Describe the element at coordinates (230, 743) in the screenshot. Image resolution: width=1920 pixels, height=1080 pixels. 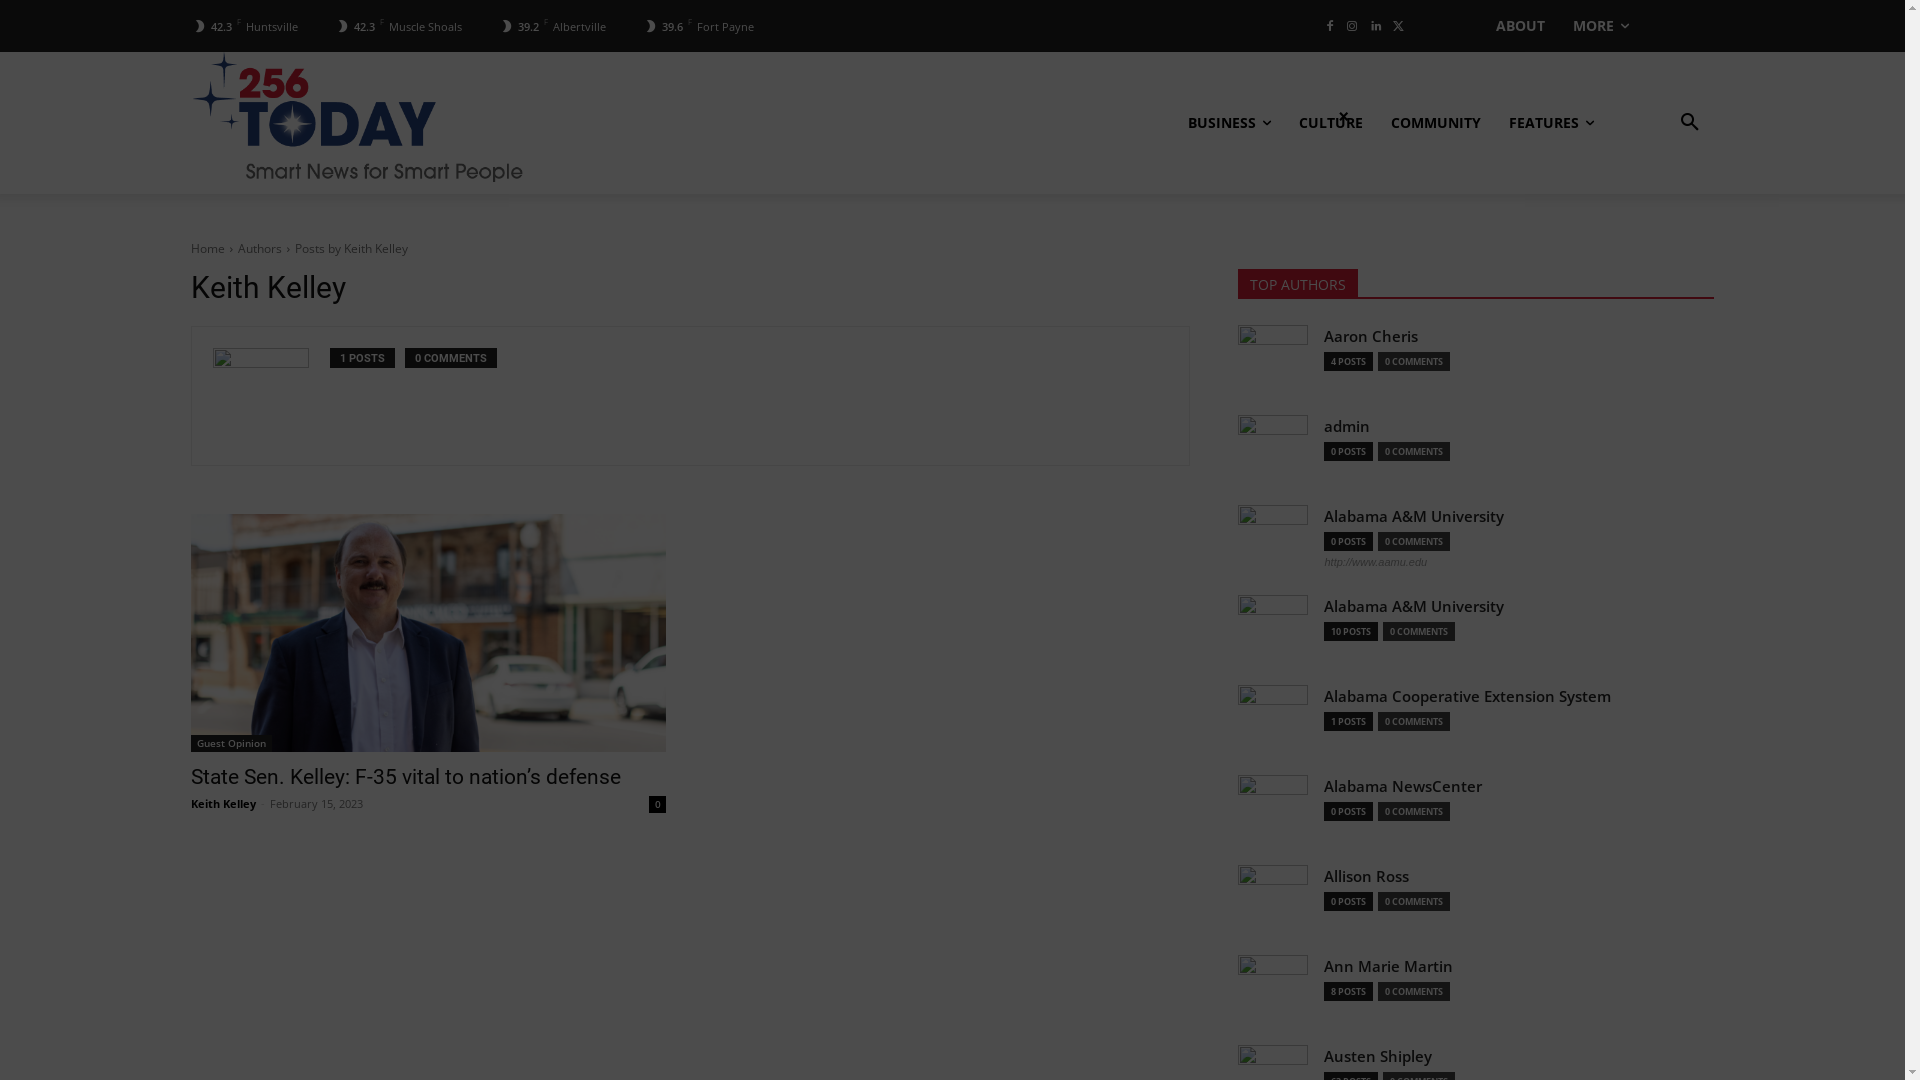
I see `'Guest Opinion'` at that location.